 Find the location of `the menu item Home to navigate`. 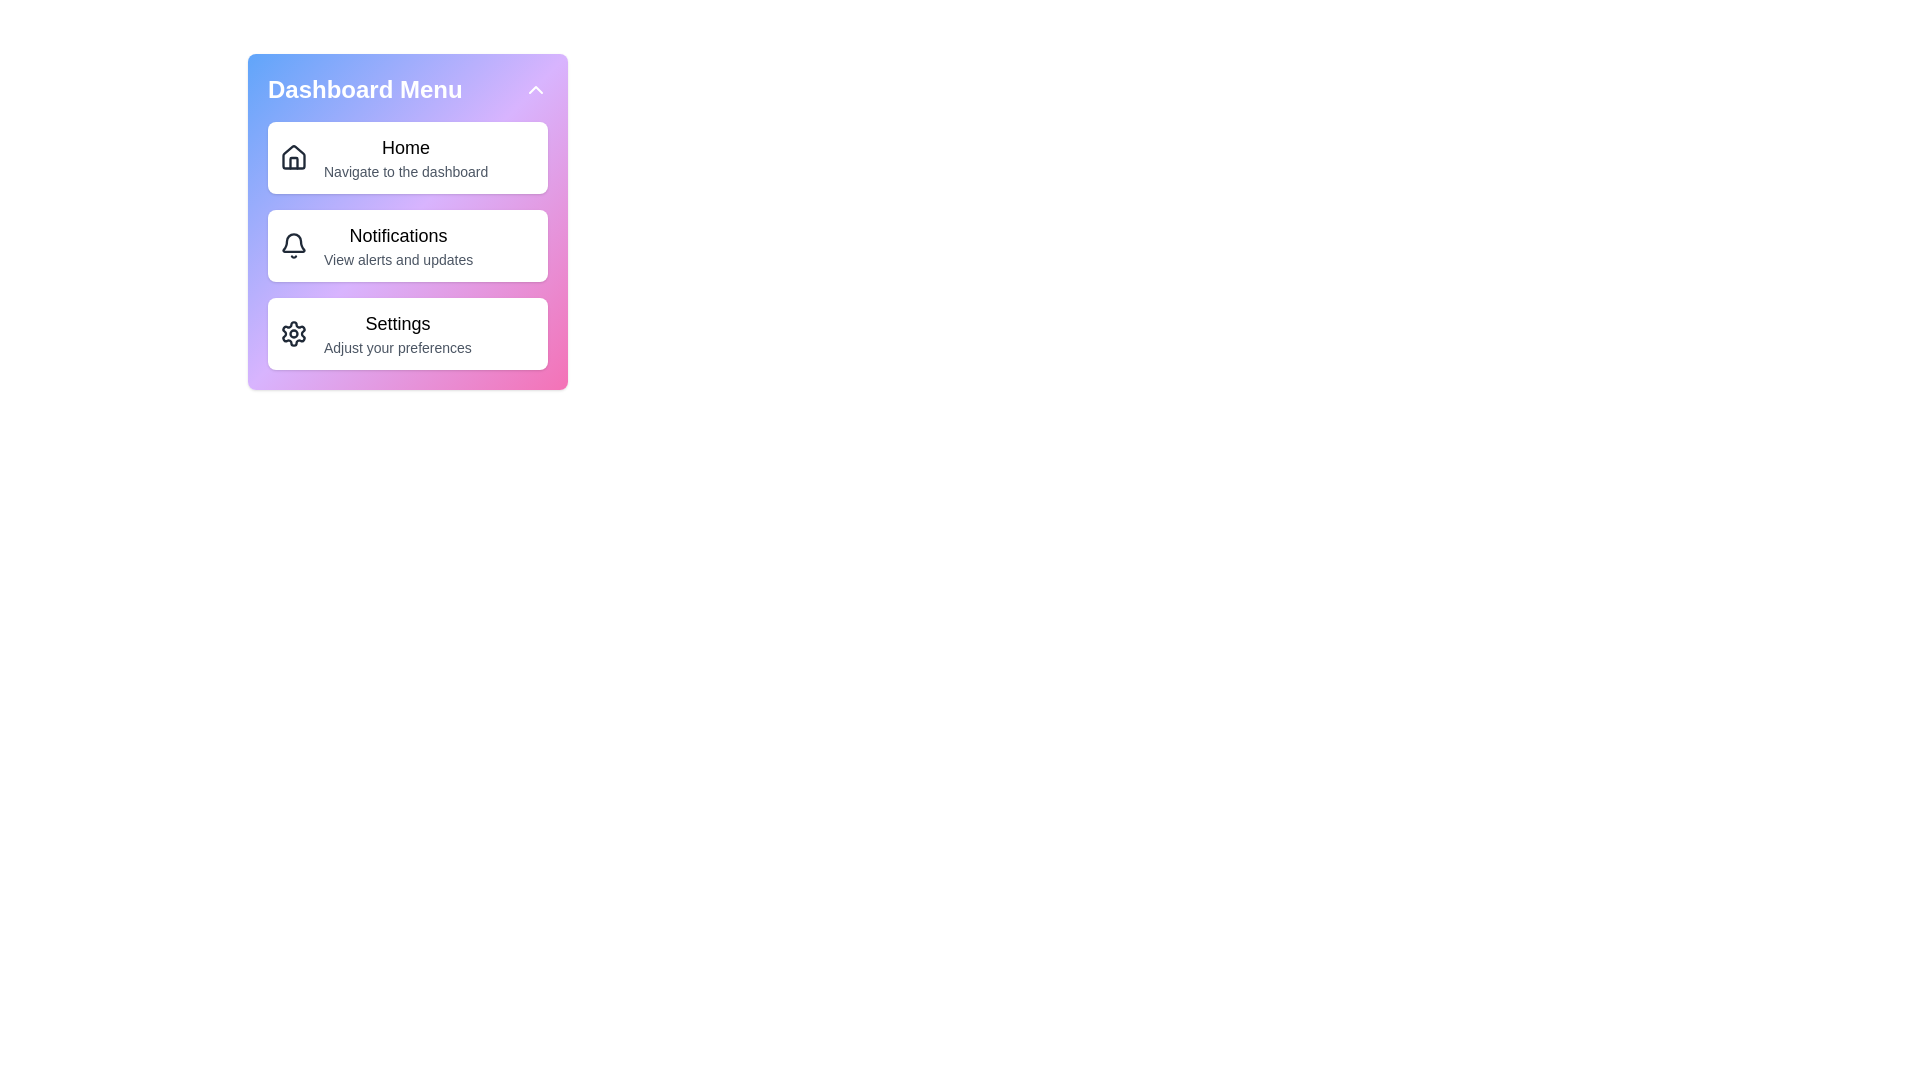

the menu item Home to navigate is located at coordinates (407, 157).